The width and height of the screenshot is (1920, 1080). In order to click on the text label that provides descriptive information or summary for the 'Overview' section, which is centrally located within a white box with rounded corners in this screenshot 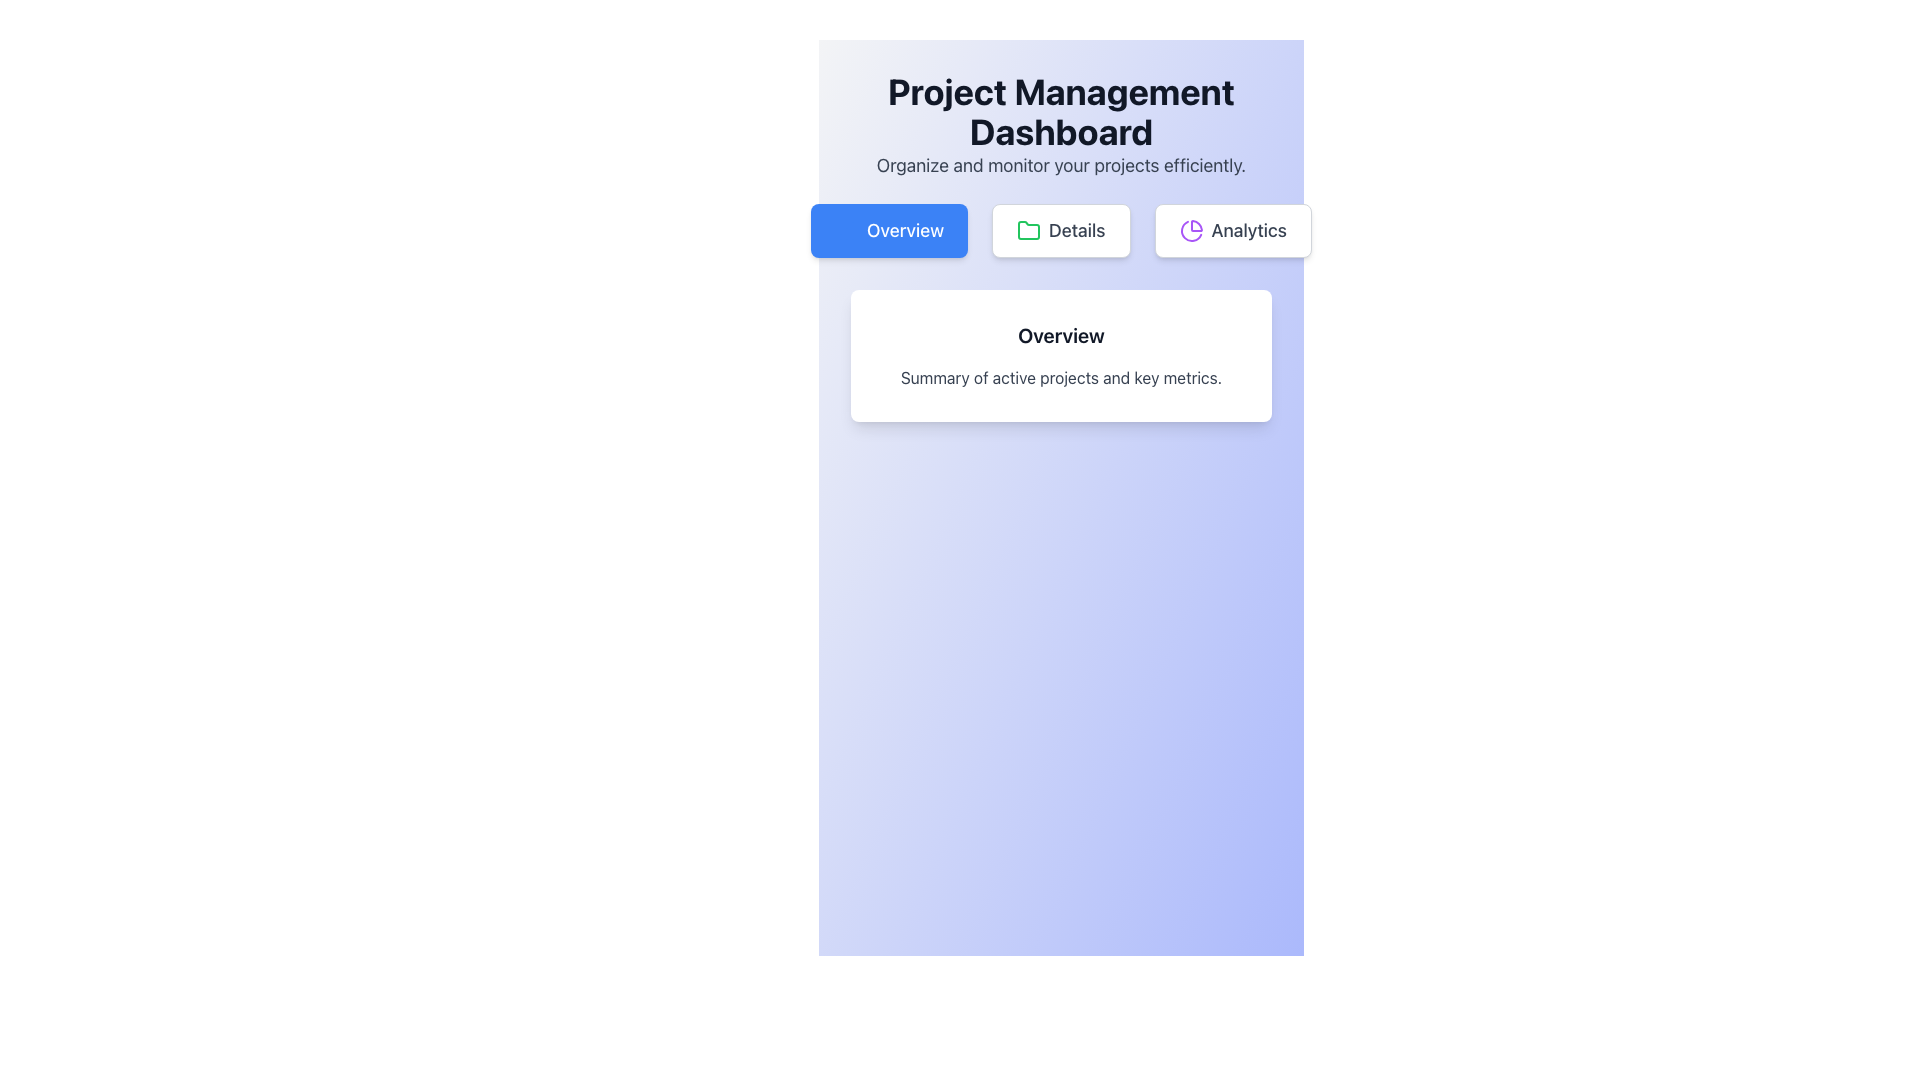, I will do `click(1060, 378)`.